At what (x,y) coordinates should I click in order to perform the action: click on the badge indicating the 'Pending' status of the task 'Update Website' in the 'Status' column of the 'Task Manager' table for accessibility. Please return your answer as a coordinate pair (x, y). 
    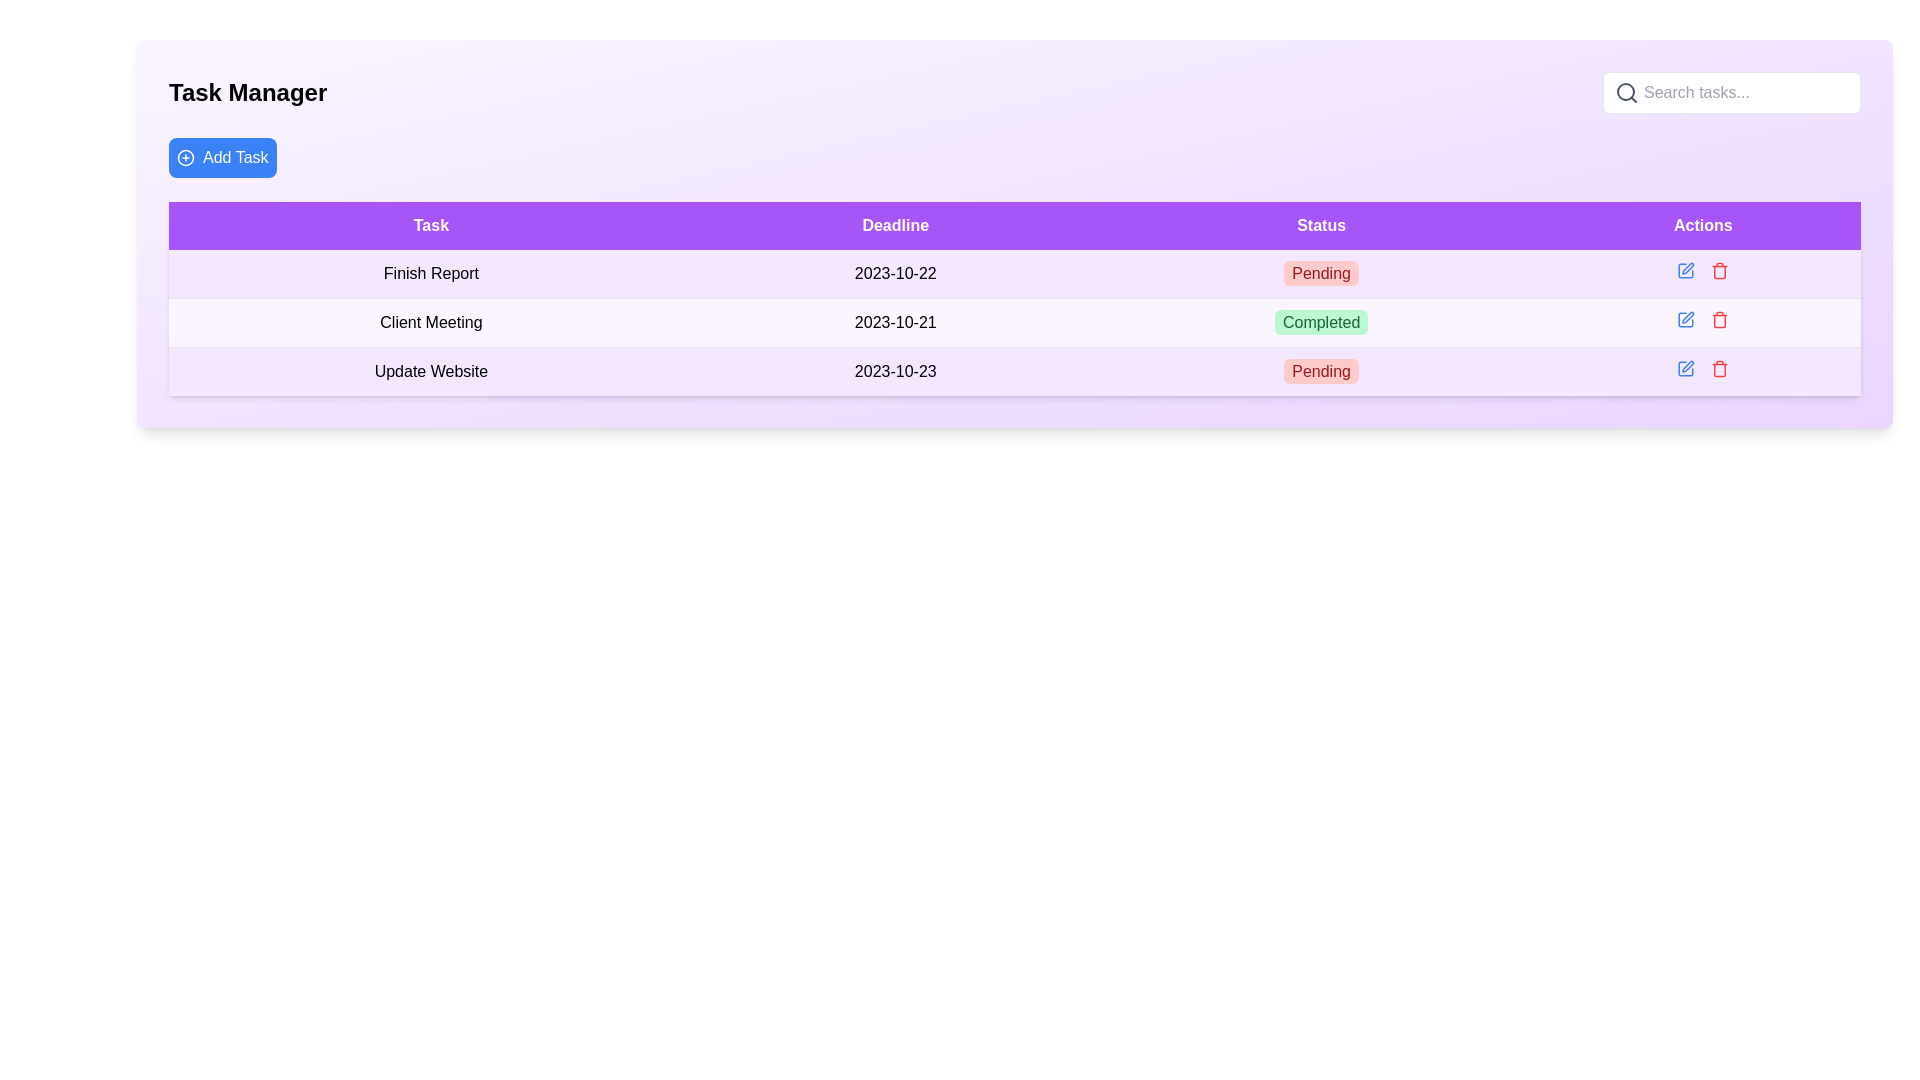
    Looking at the image, I should click on (1321, 371).